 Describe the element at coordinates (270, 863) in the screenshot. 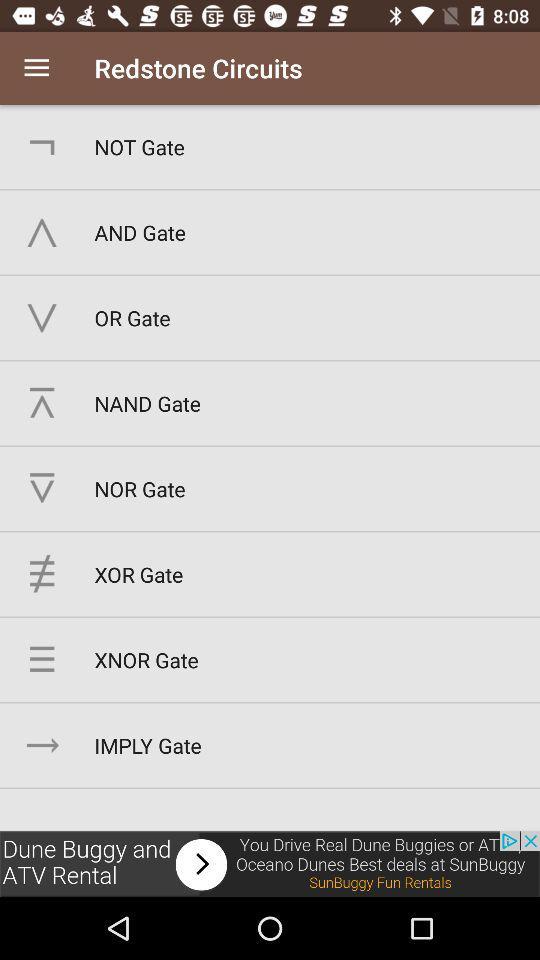

I see `open advertisement` at that location.